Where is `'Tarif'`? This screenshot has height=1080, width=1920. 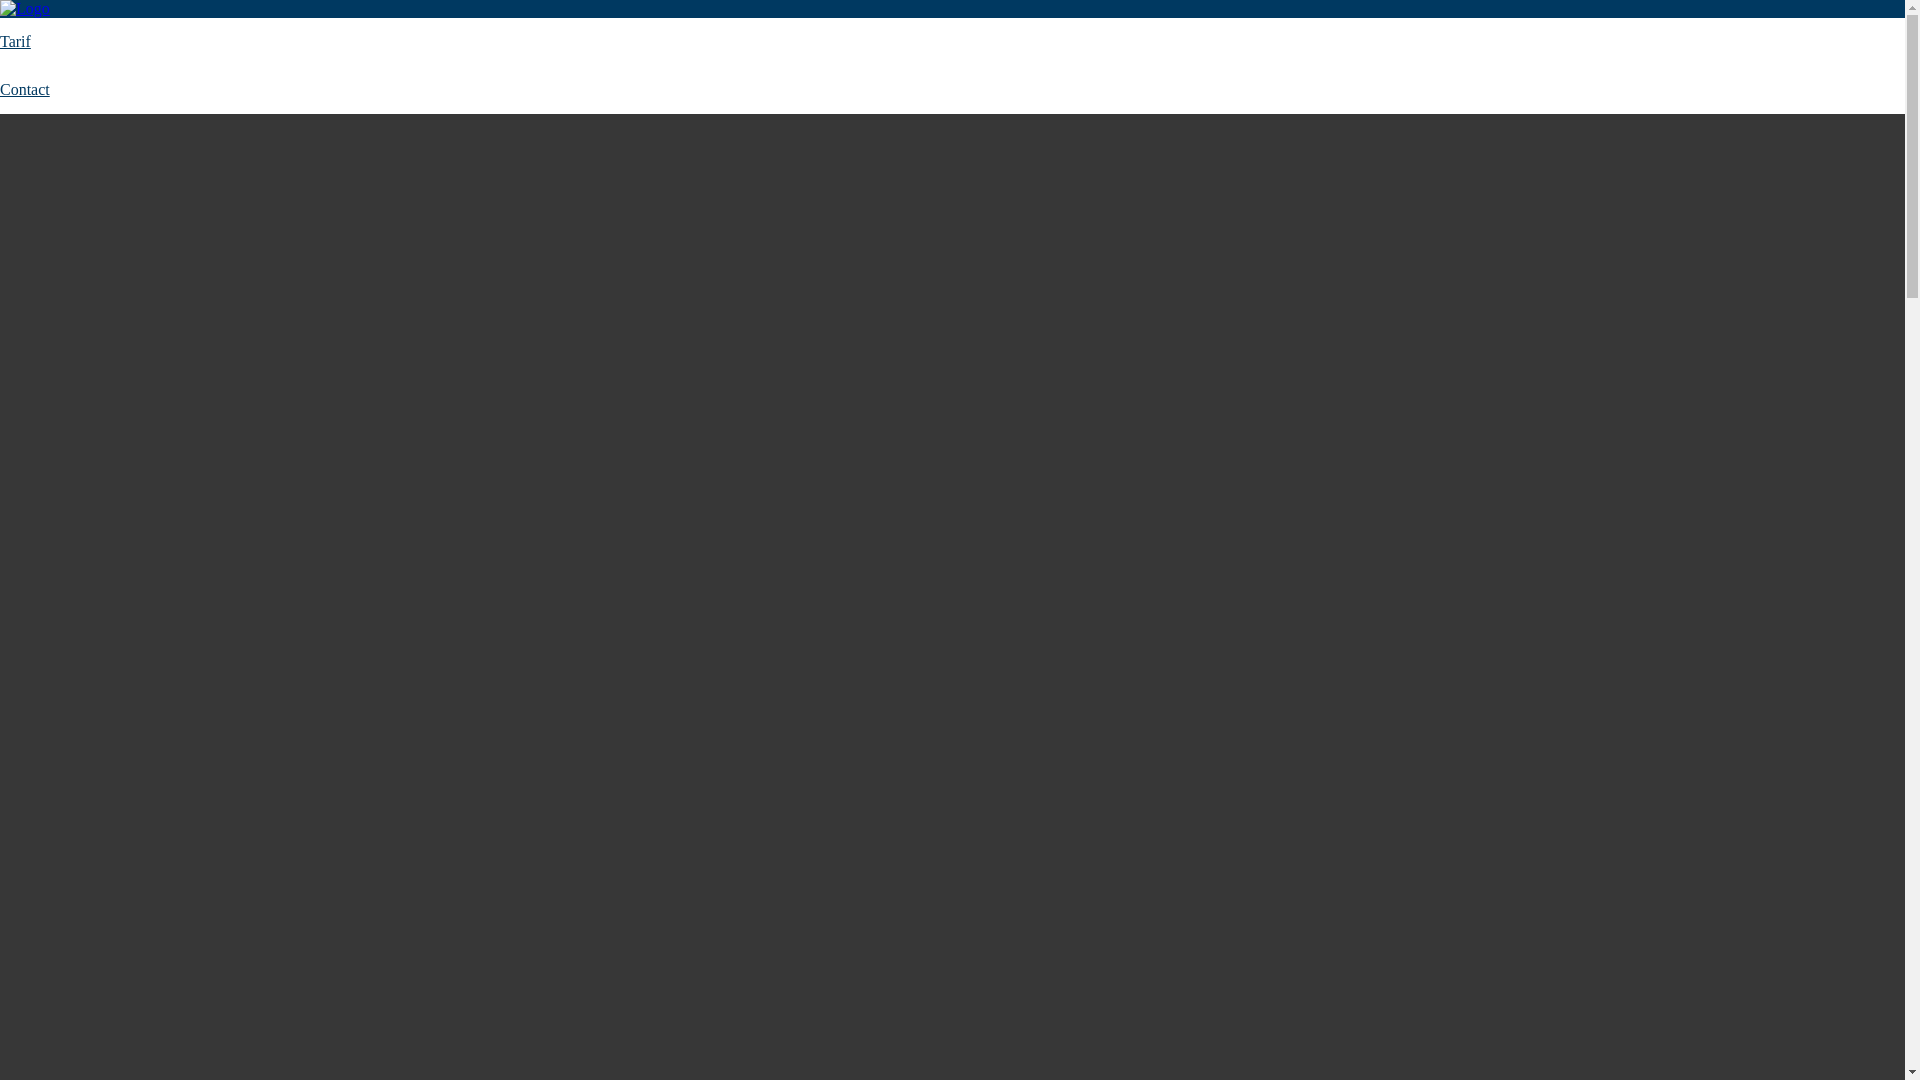 'Tarif' is located at coordinates (15, 41).